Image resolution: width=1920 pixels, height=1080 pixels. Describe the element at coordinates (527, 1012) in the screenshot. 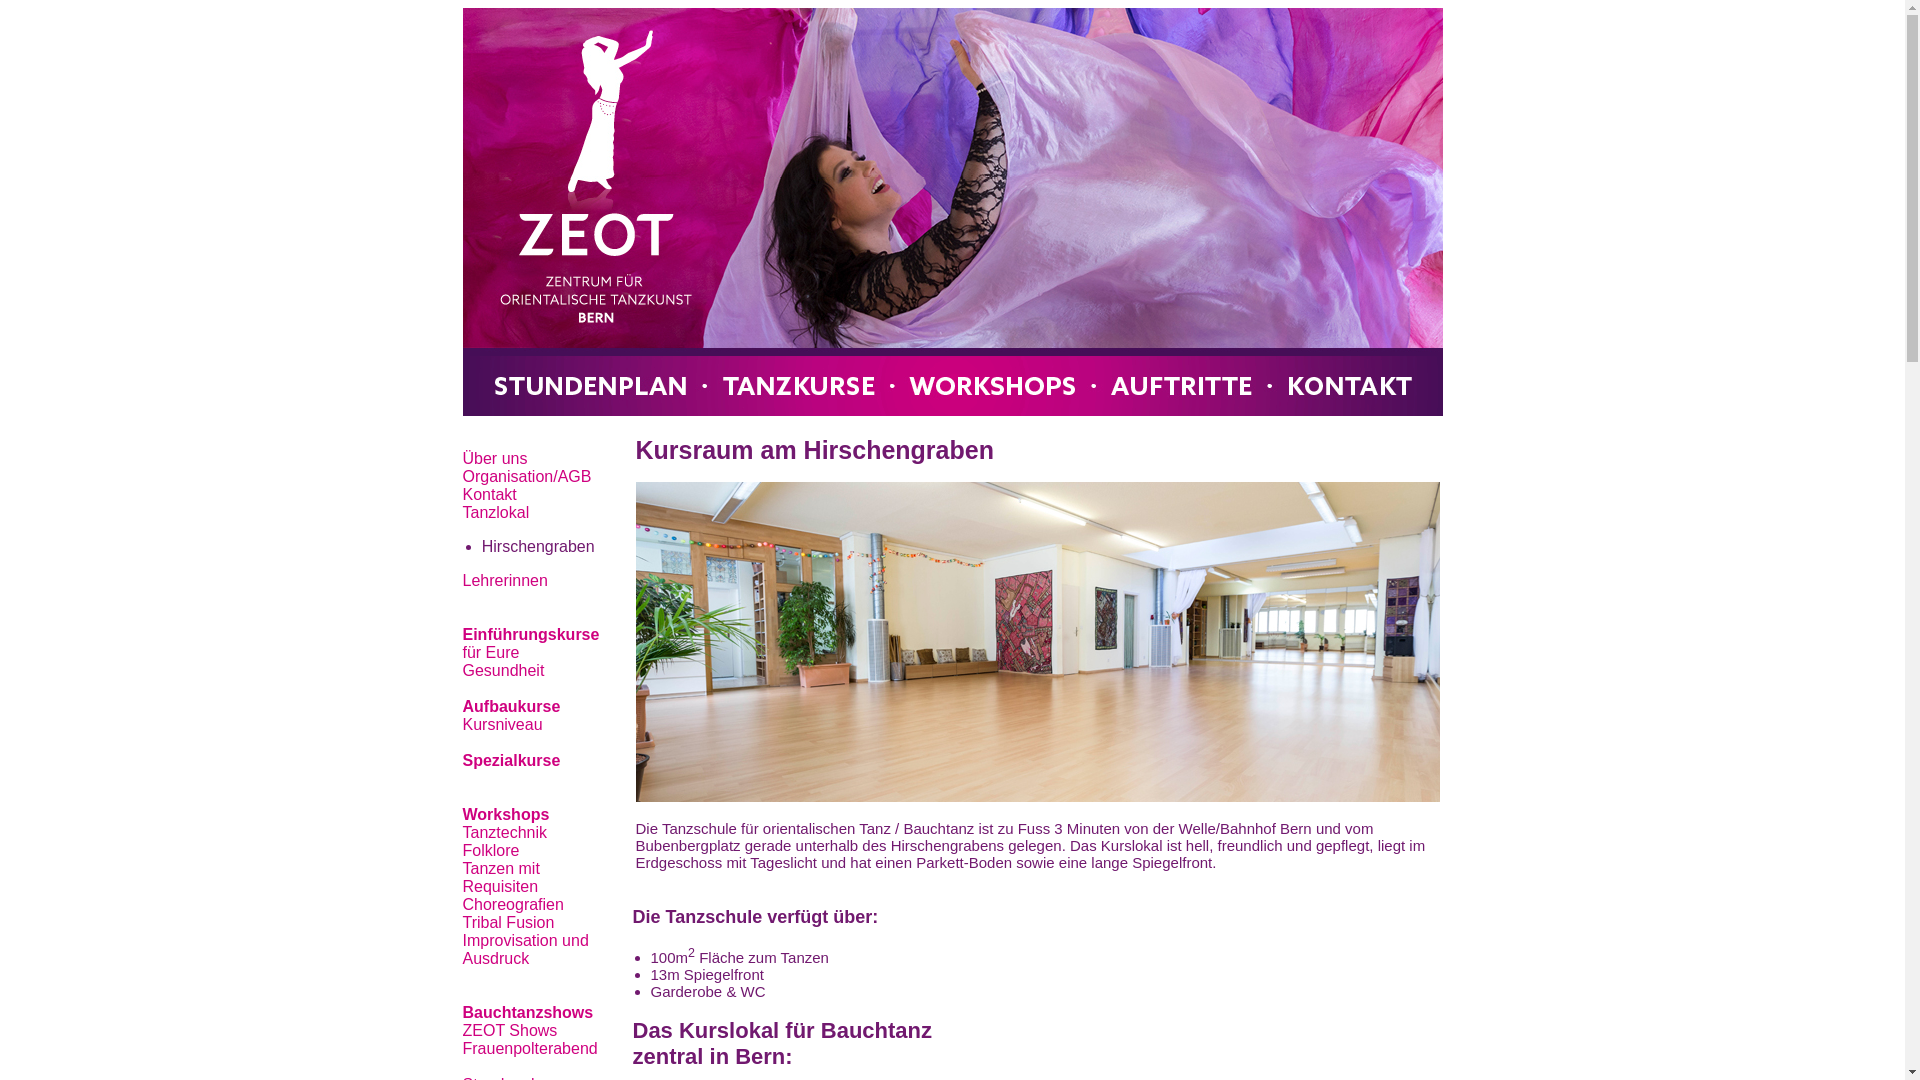

I see `'Bauchtanzshows'` at that location.